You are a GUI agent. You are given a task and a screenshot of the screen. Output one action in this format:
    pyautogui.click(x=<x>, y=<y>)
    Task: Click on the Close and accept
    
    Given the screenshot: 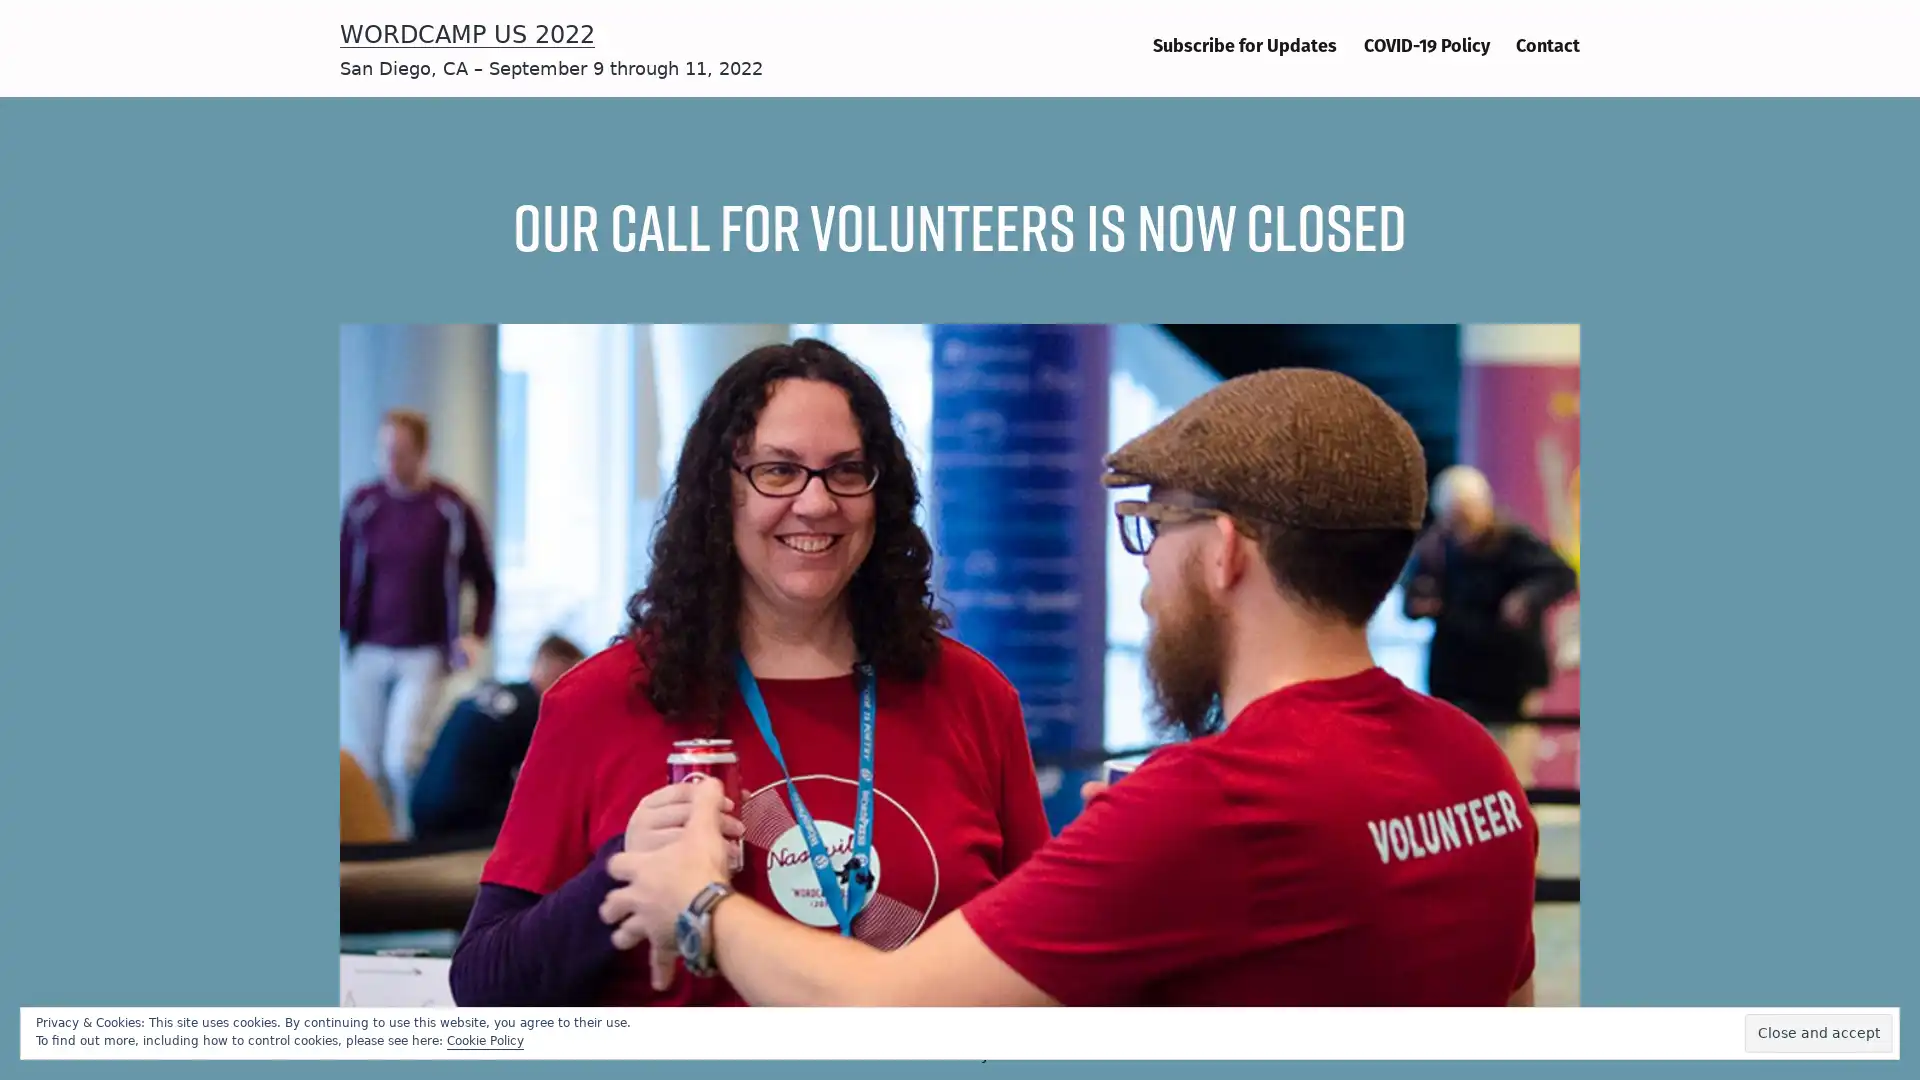 What is the action you would take?
    pyautogui.click(x=1819, y=1033)
    